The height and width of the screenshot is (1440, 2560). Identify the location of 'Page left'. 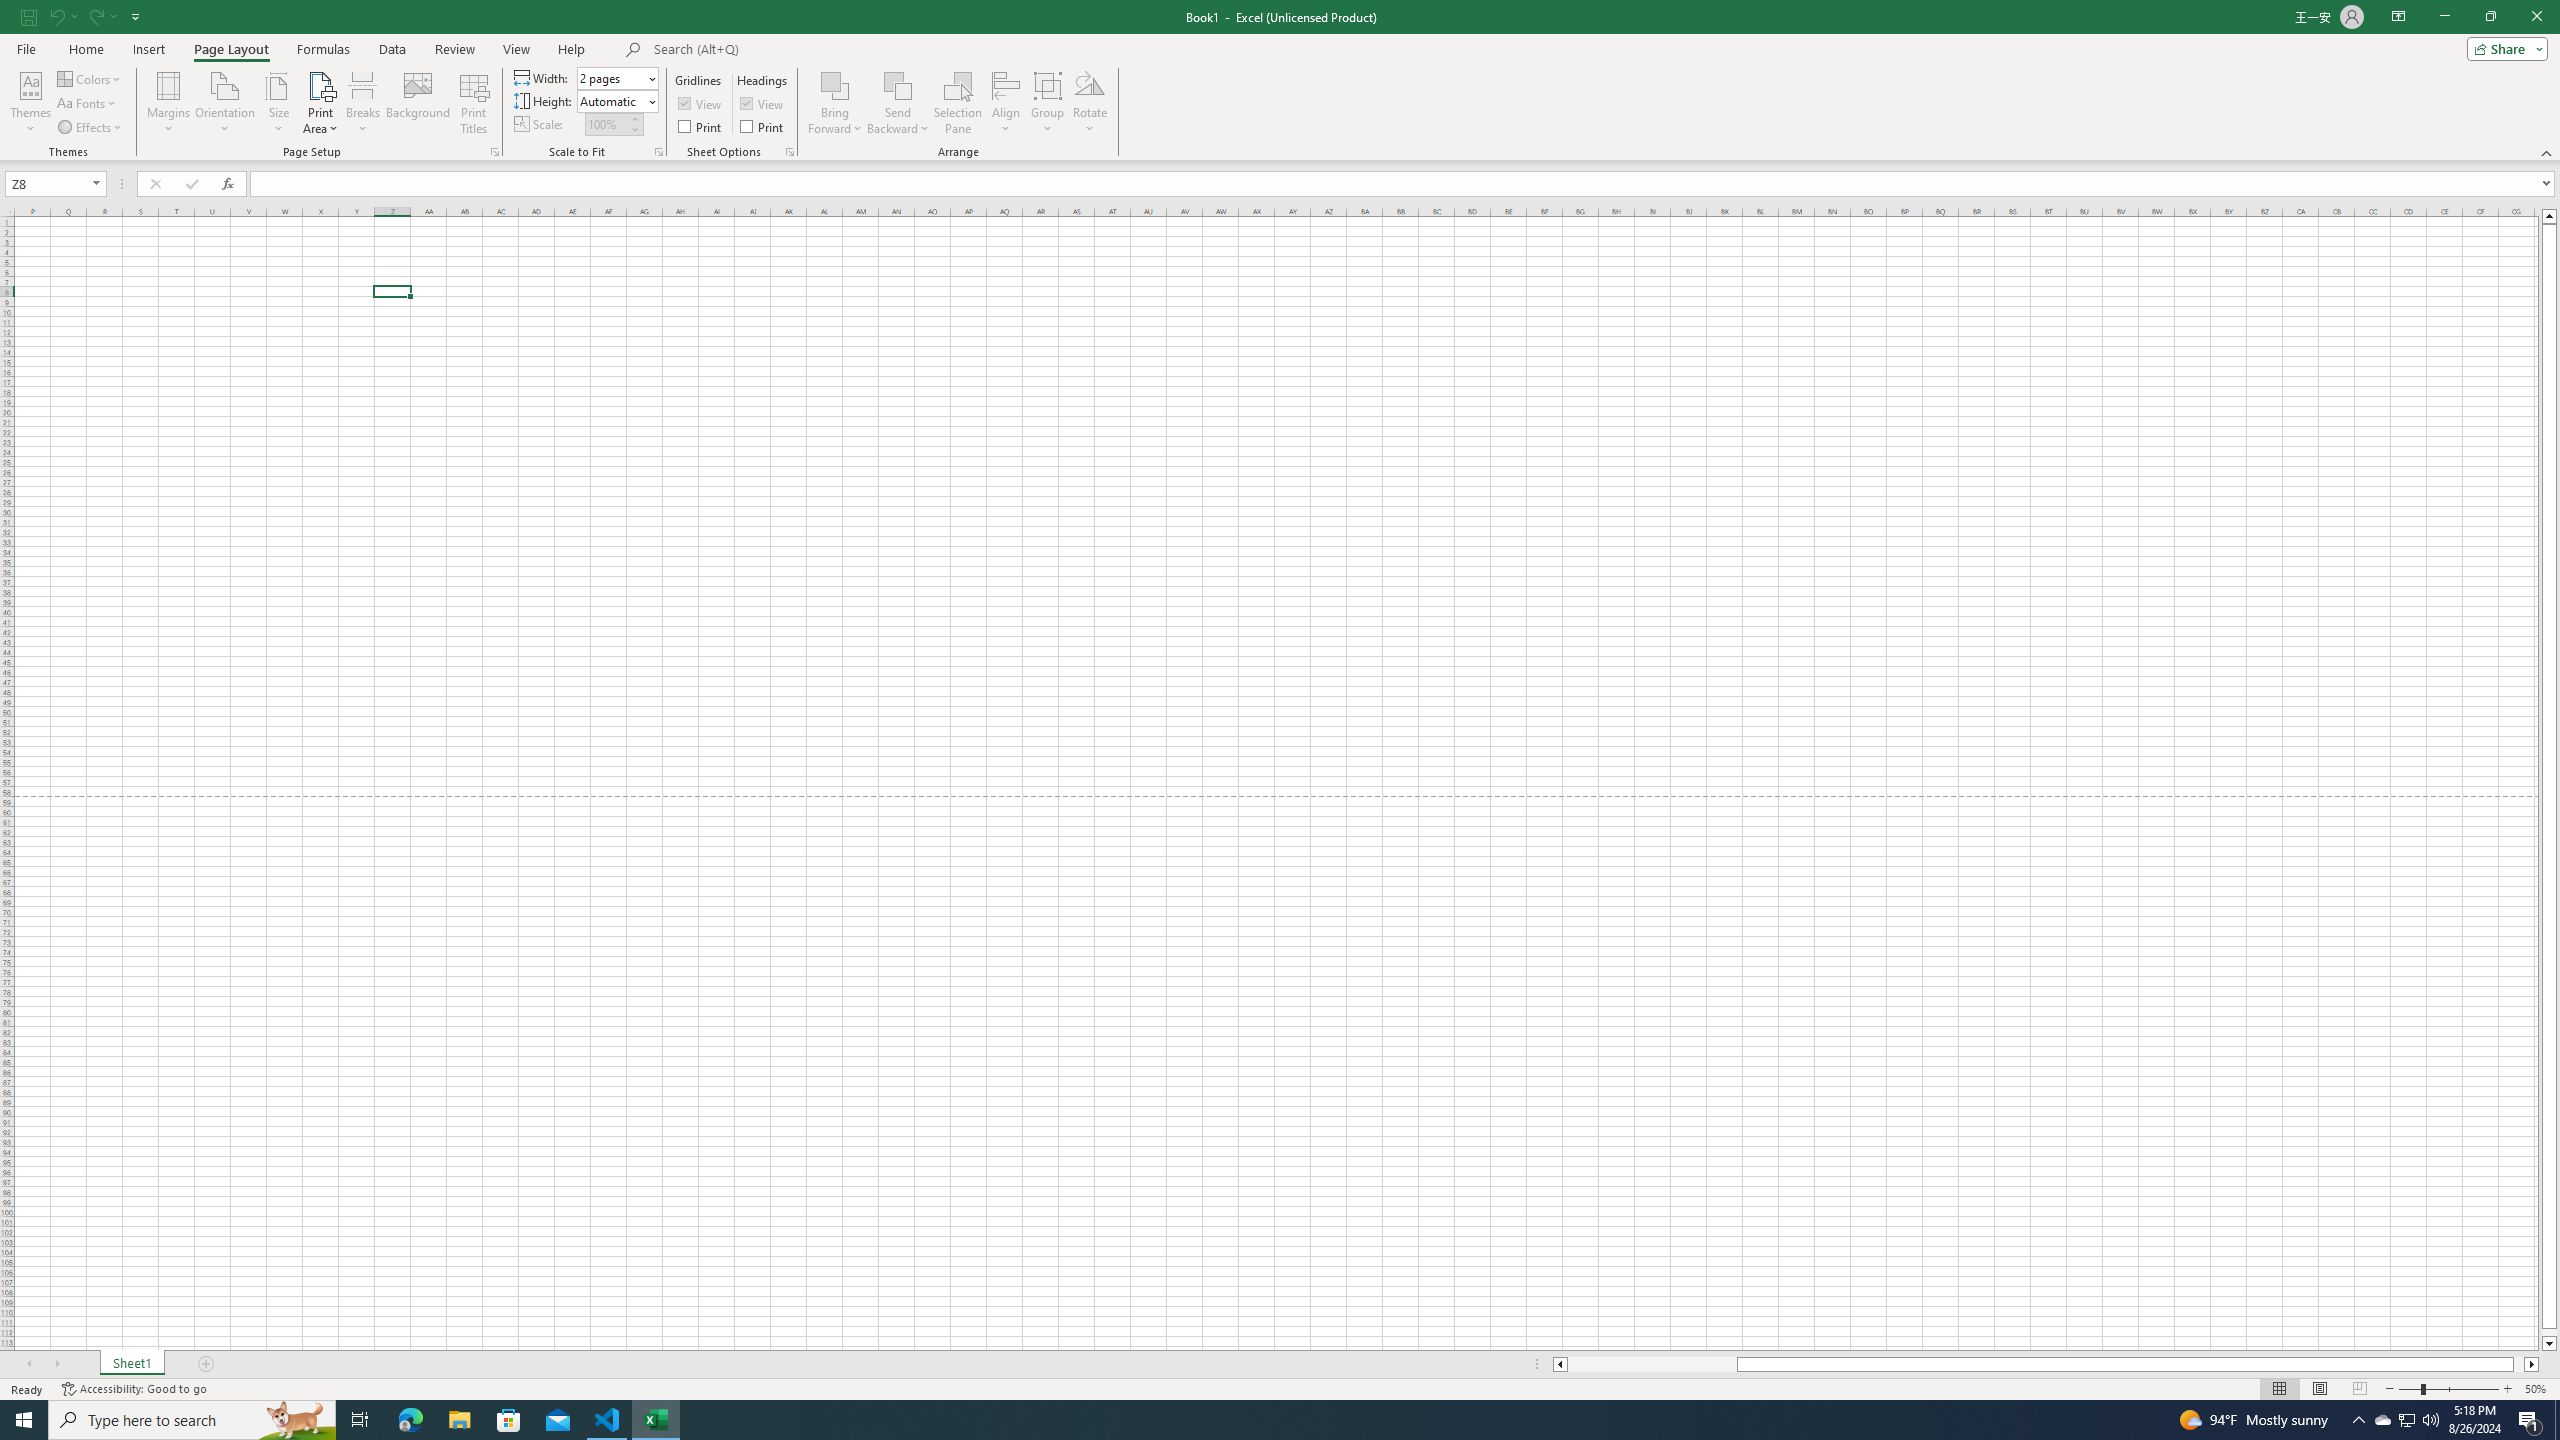
(1651, 1363).